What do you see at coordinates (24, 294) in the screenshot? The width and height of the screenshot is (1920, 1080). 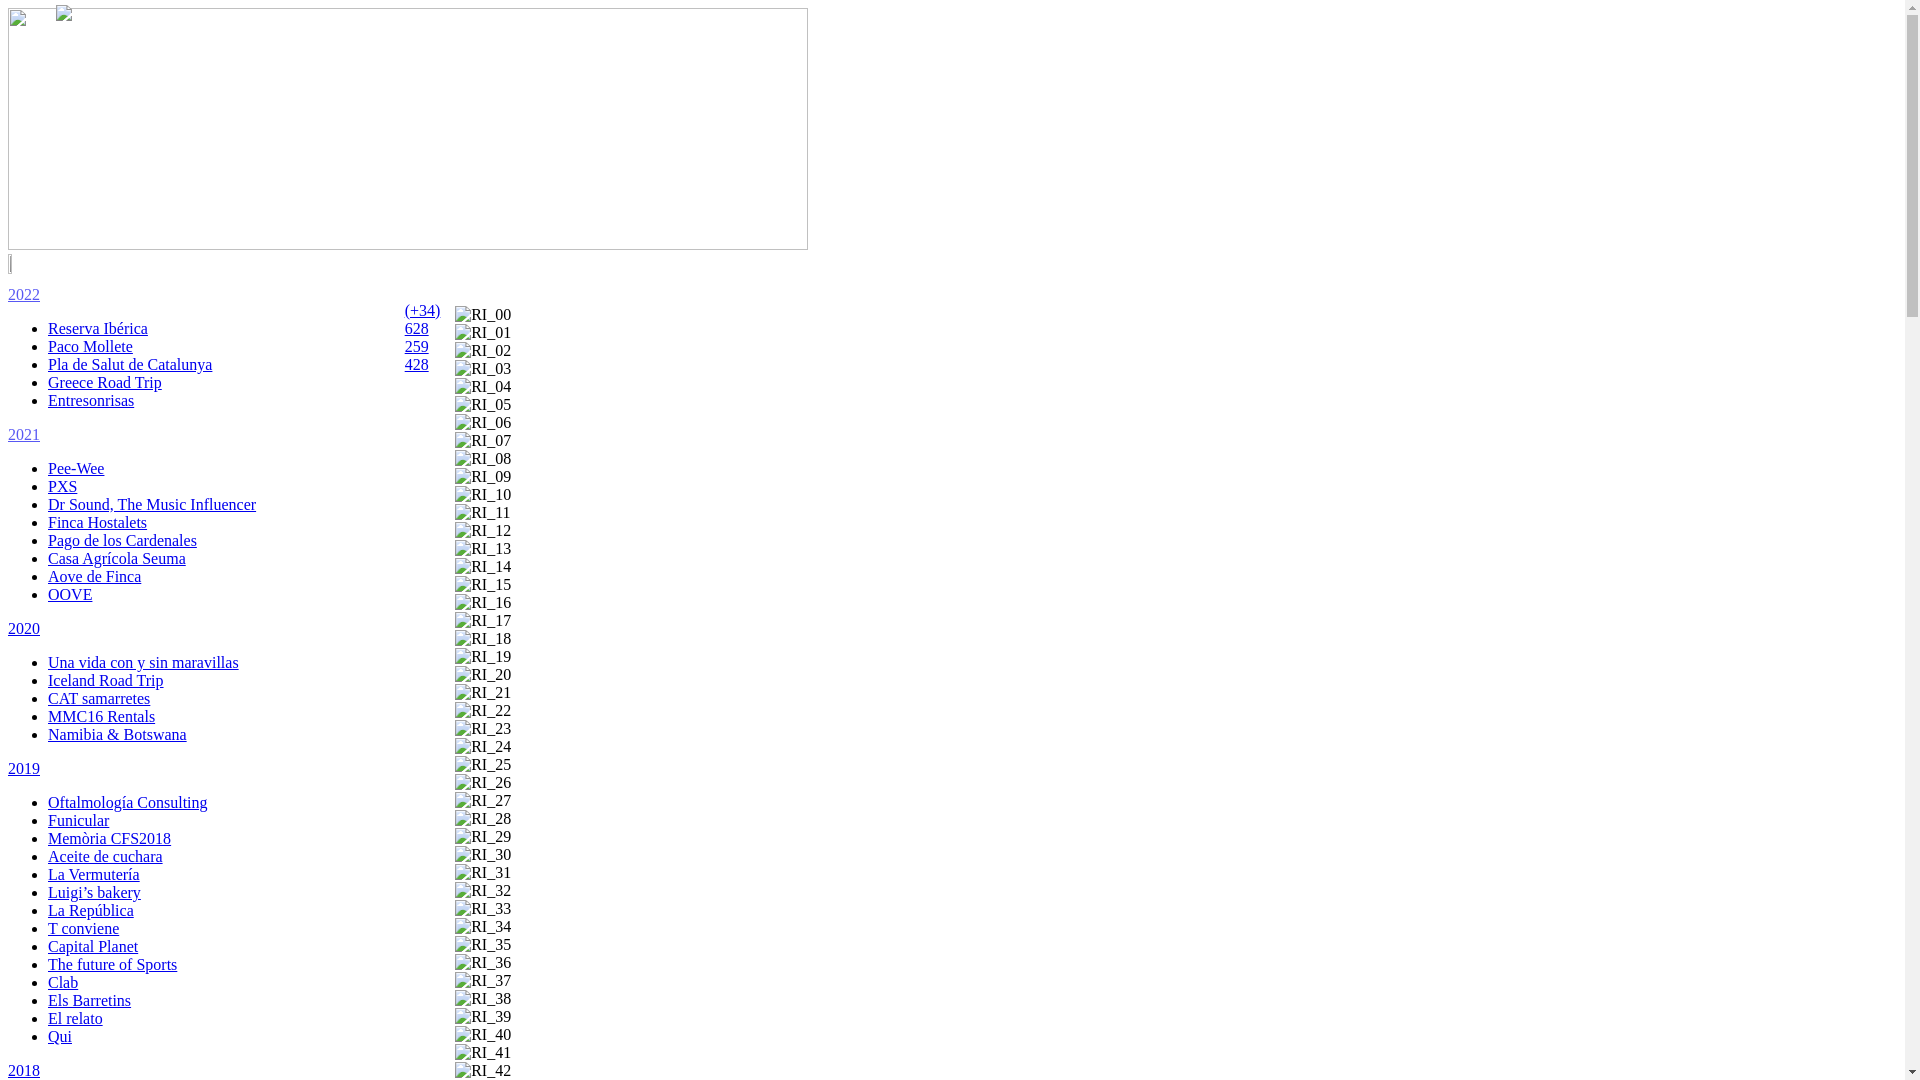 I see `'2022'` at bounding box center [24, 294].